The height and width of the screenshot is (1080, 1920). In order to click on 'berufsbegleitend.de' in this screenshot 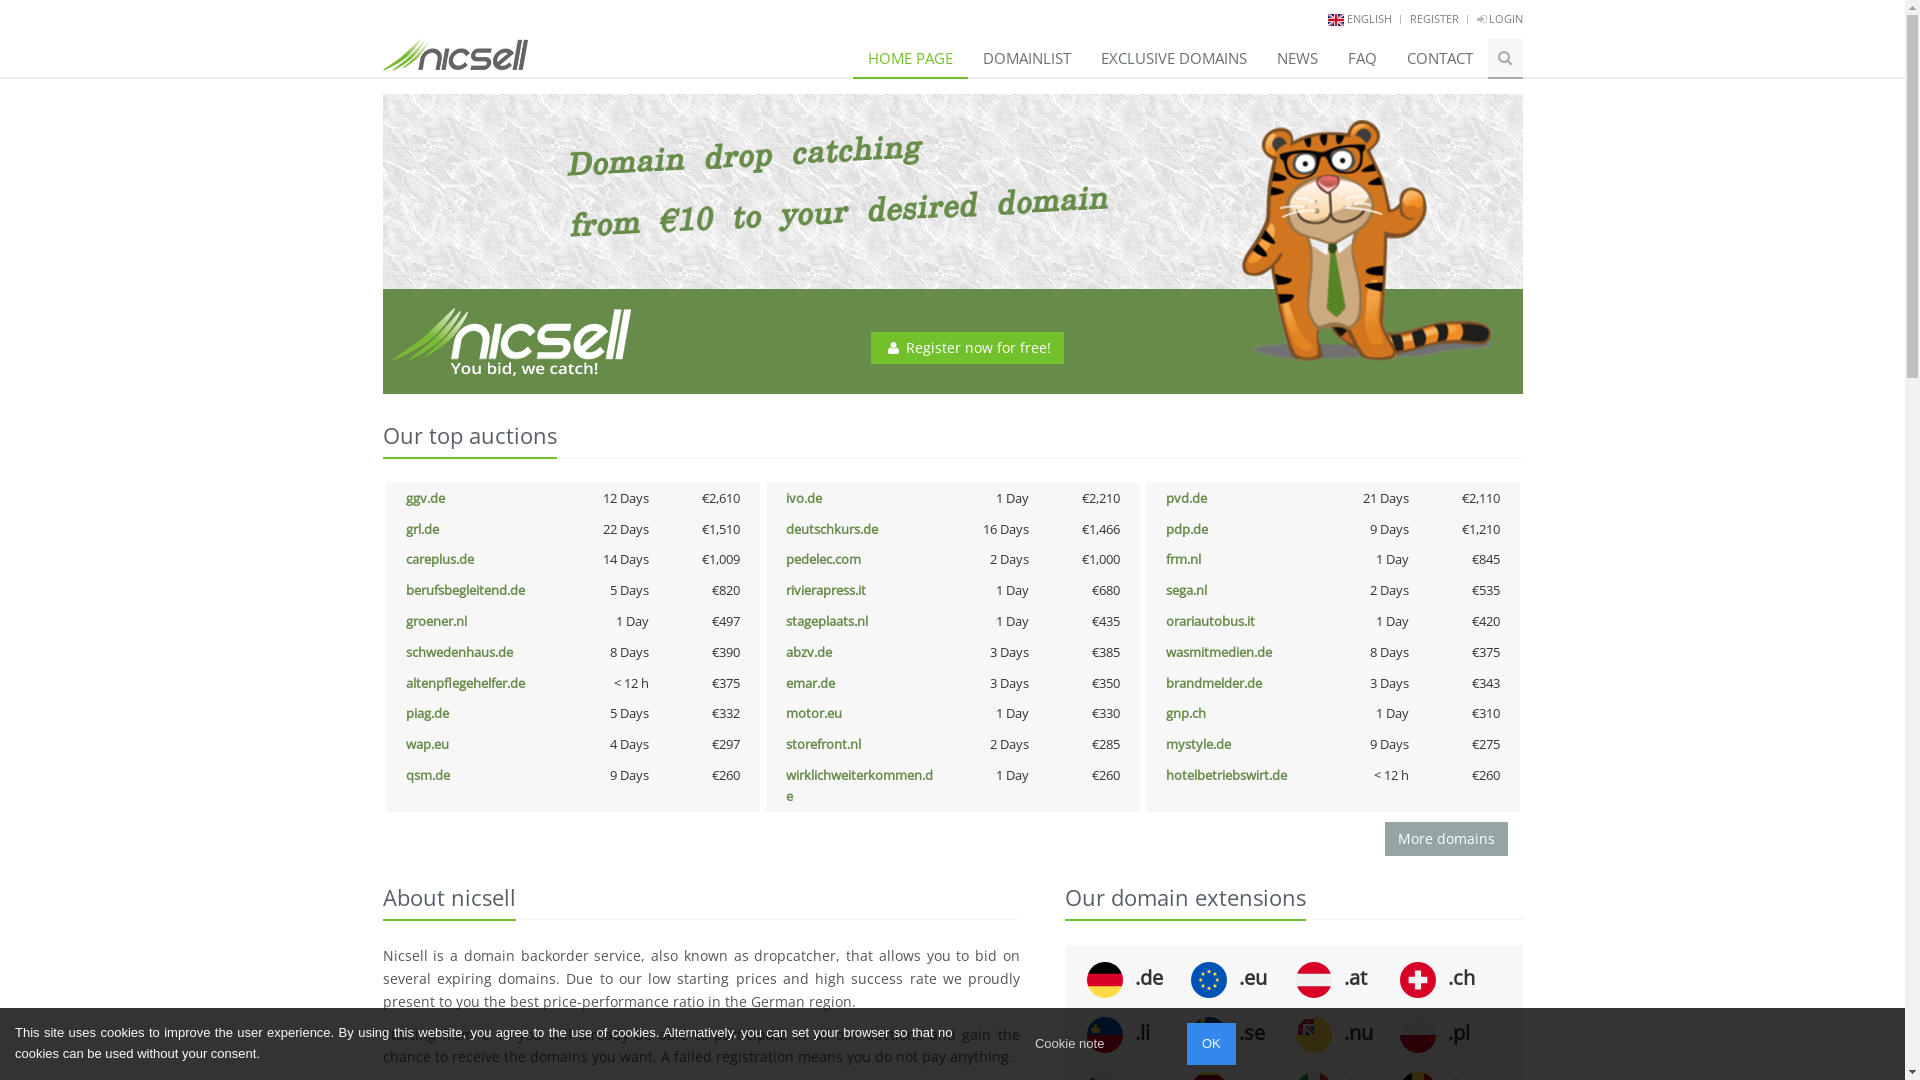, I will do `click(464, 589)`.